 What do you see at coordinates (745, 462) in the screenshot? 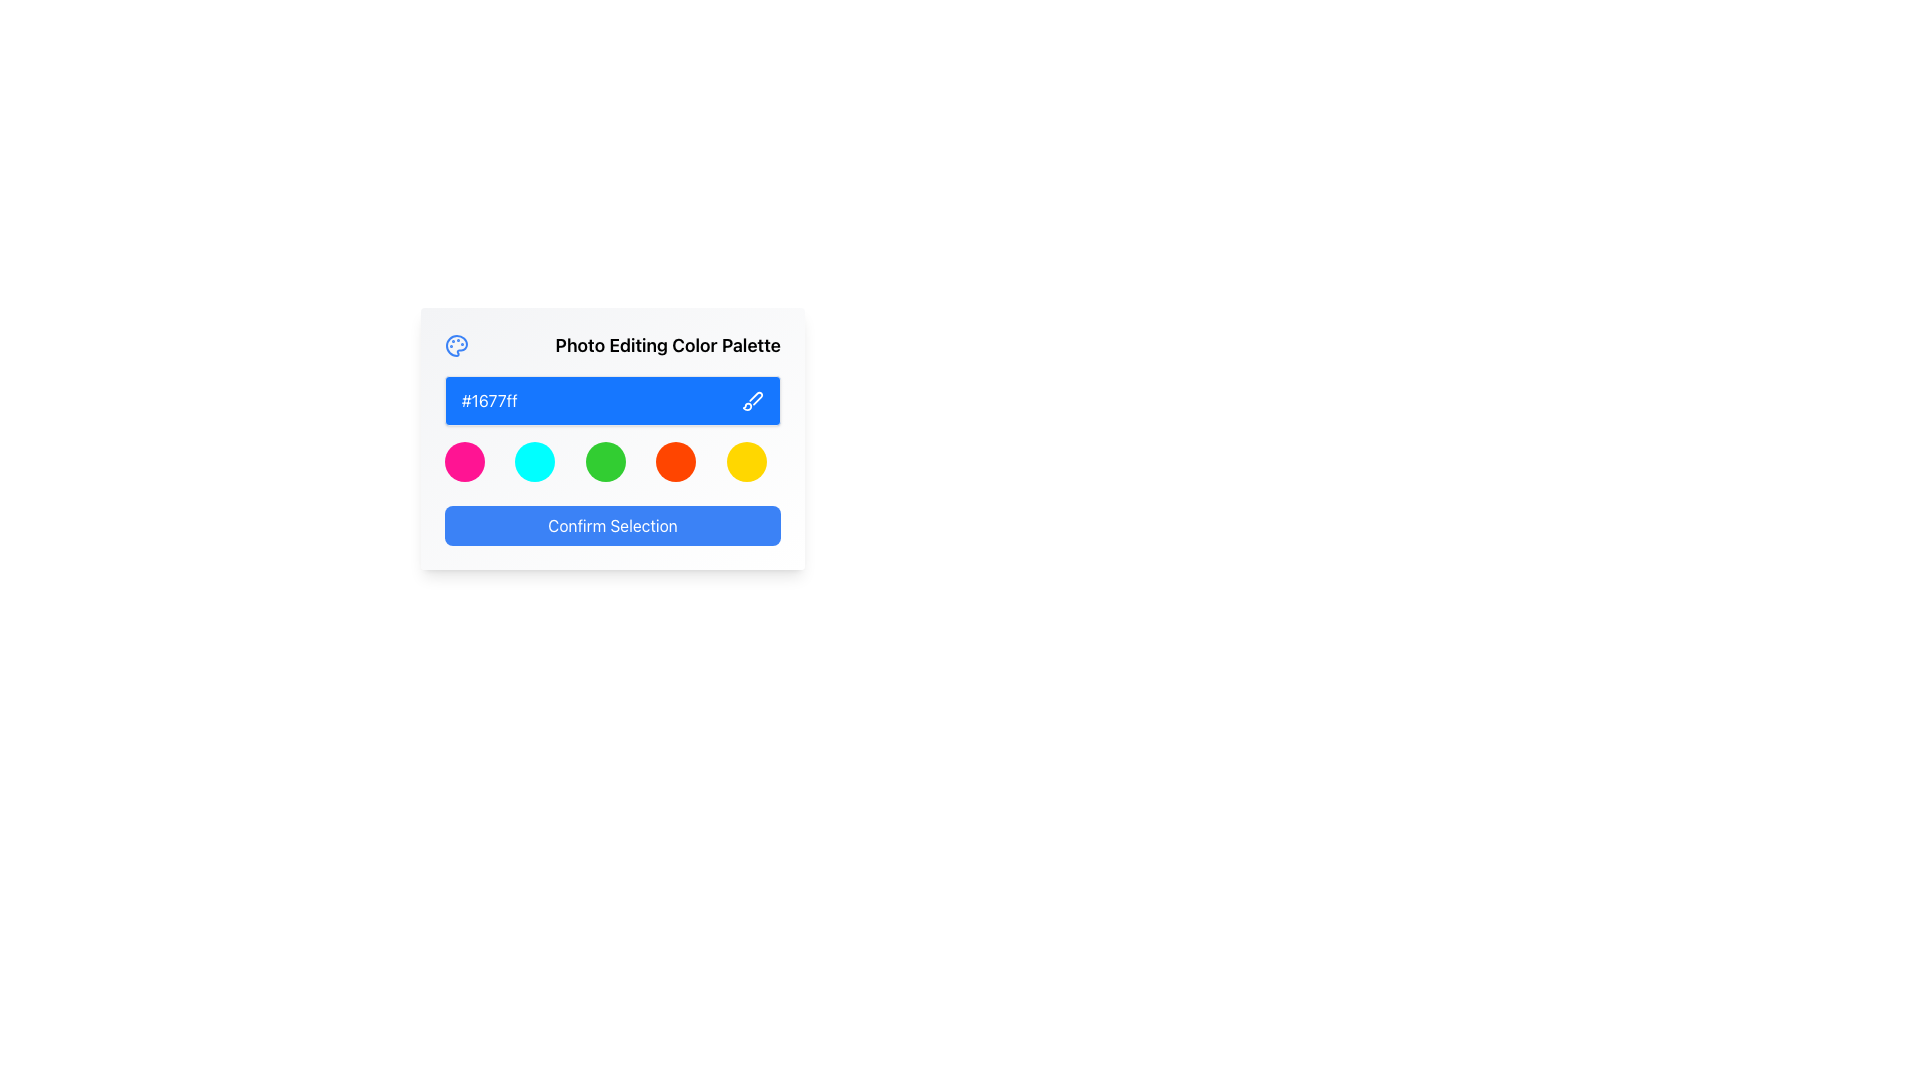
I see `the bright yellow color selection indicator, which is the fifth circle in a row of five colored circles` at bounding box center [745, 462].